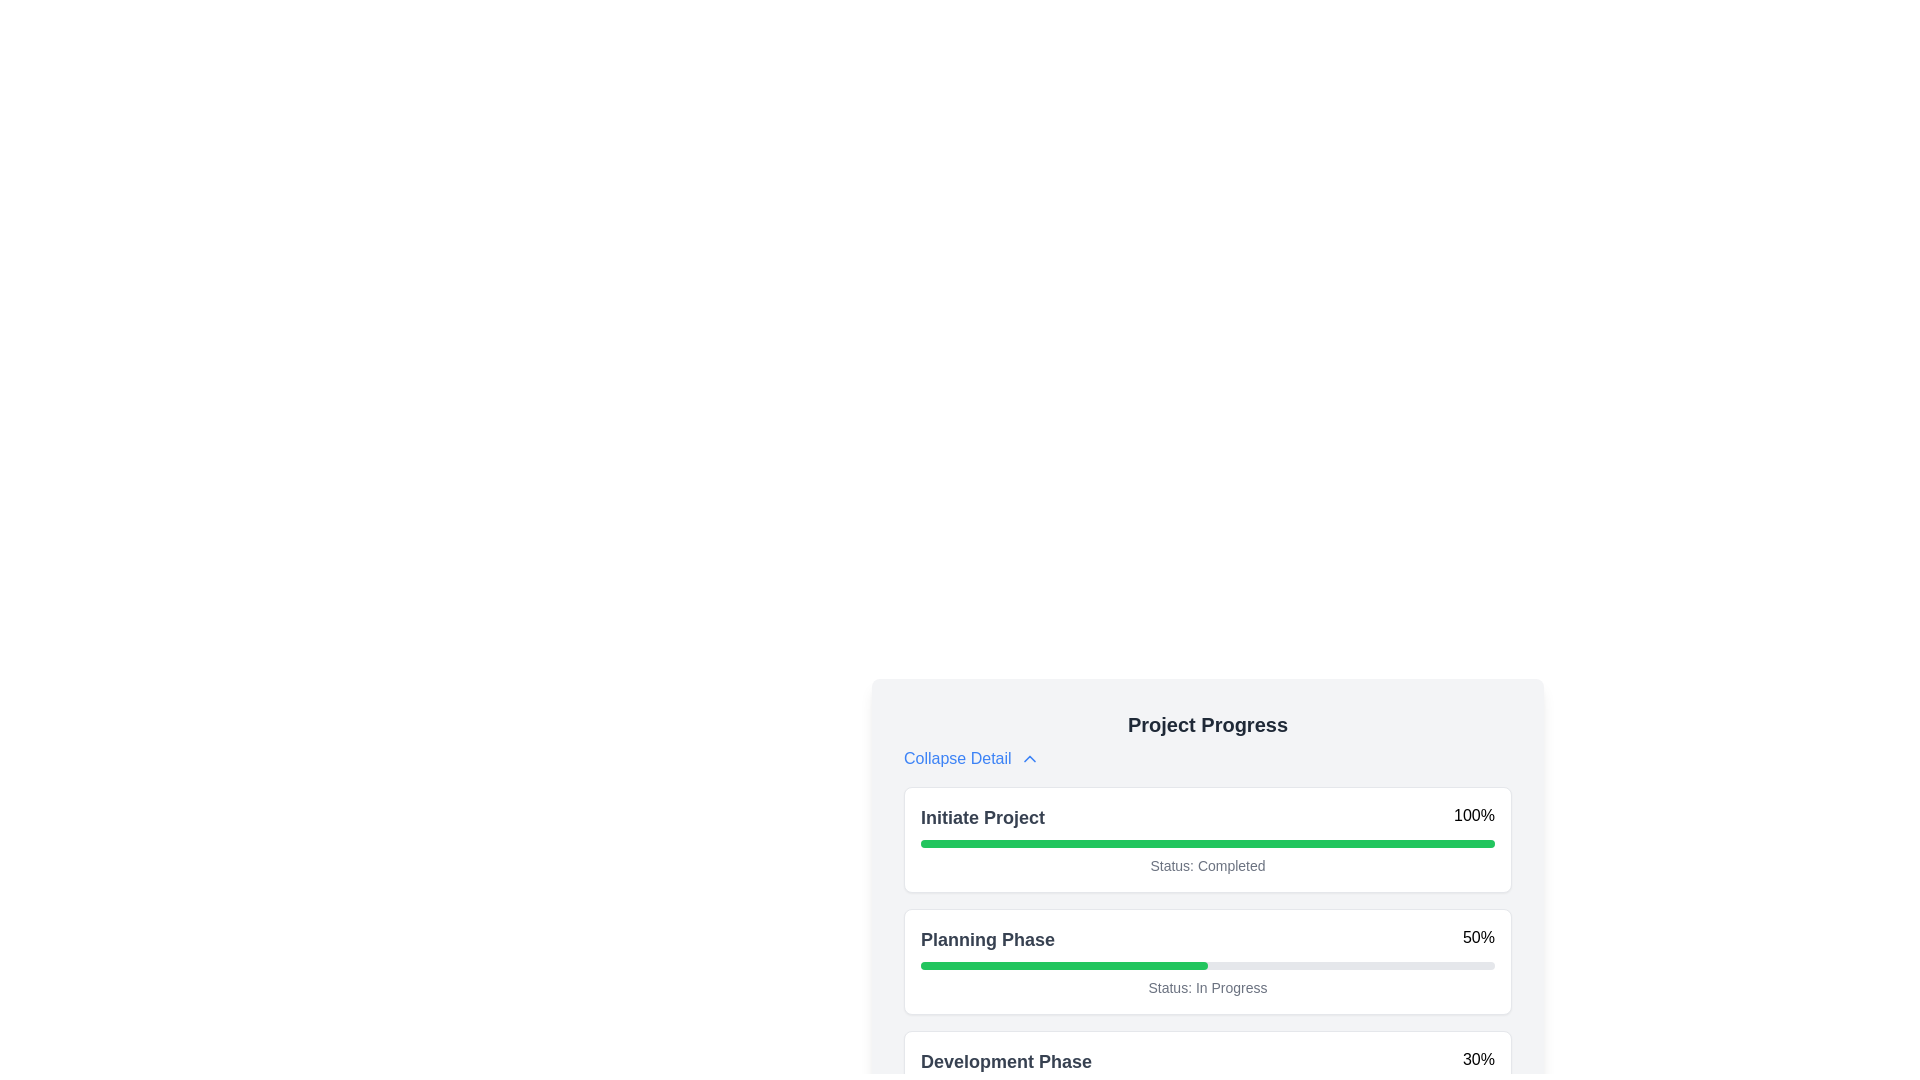  I want to click on the progress bar with a light gray background and green-filled section, located below 'Planning Phase' and the percentage indicator '50%', part of the 'Project Progress' section, so click(1207, 964).